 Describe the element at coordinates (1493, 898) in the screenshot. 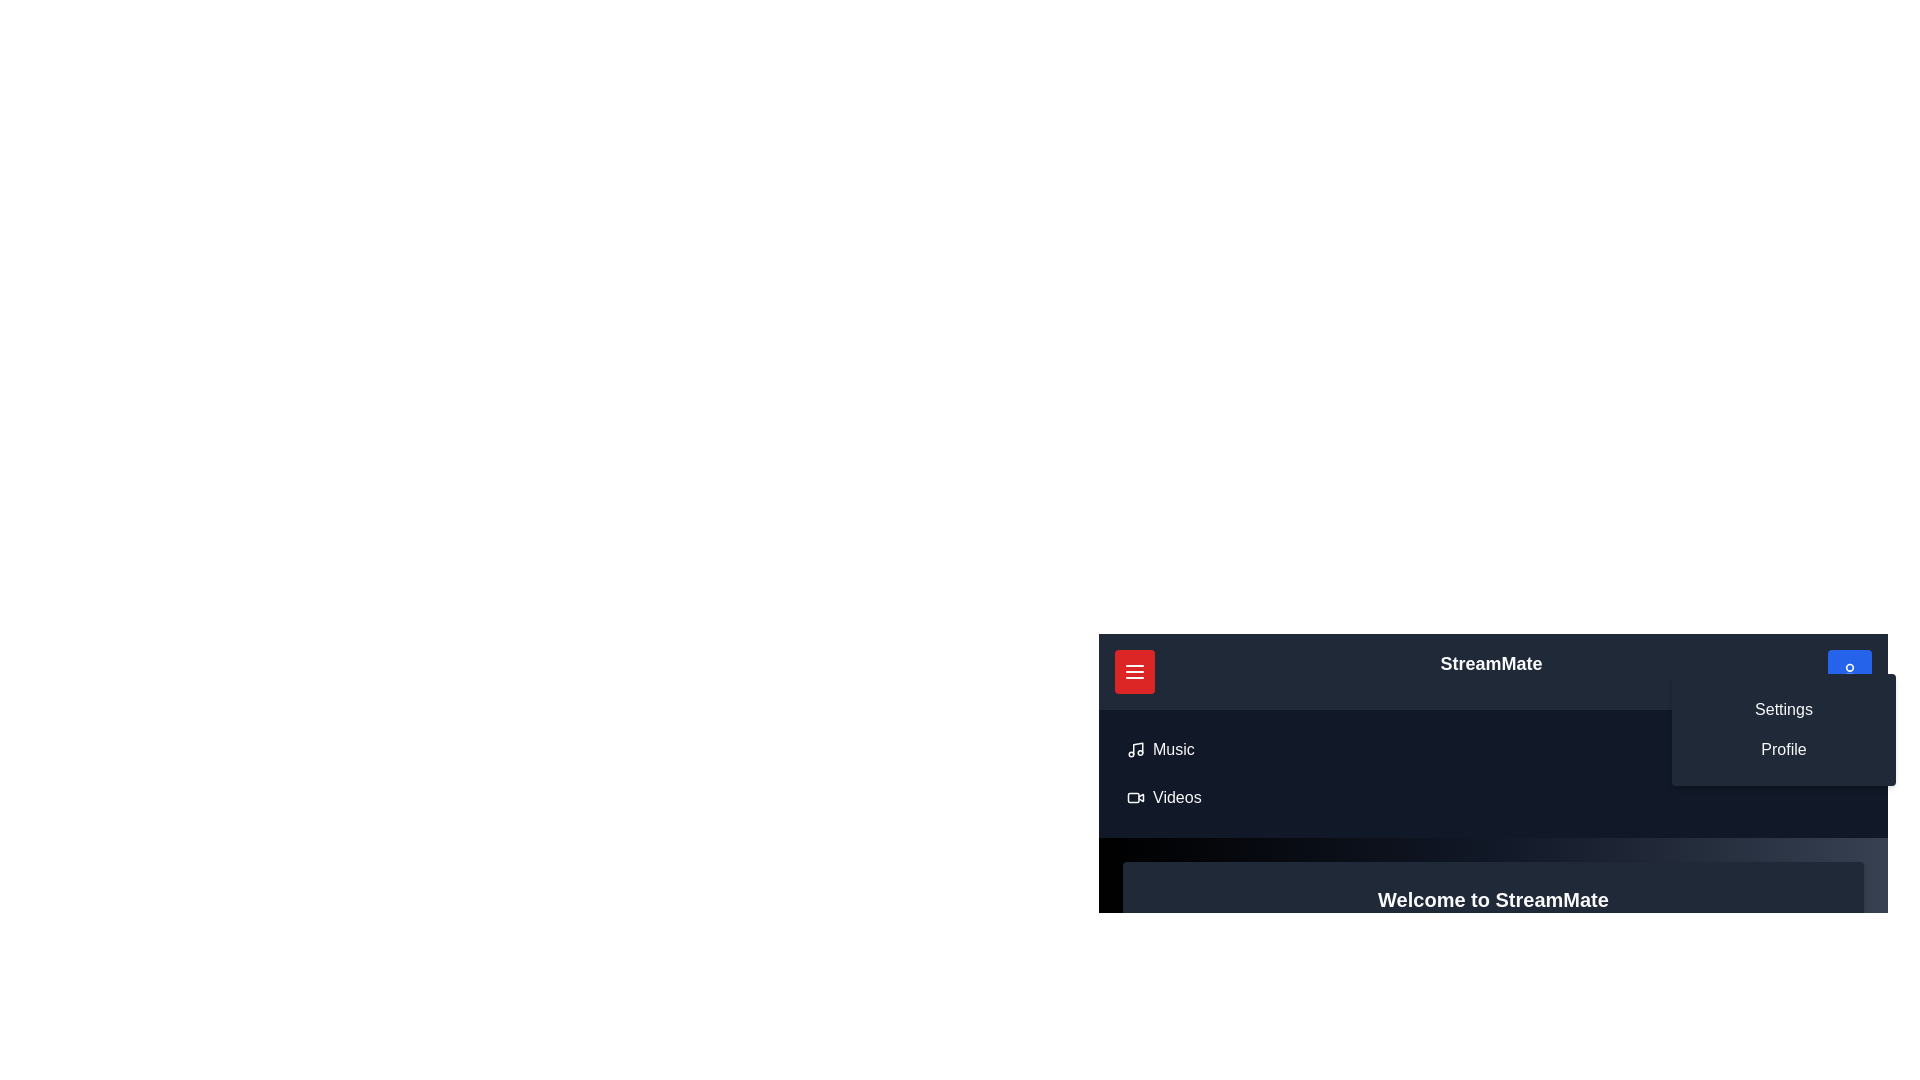

I see `the text element containing 'Welcome to StreamMate'` at that location.